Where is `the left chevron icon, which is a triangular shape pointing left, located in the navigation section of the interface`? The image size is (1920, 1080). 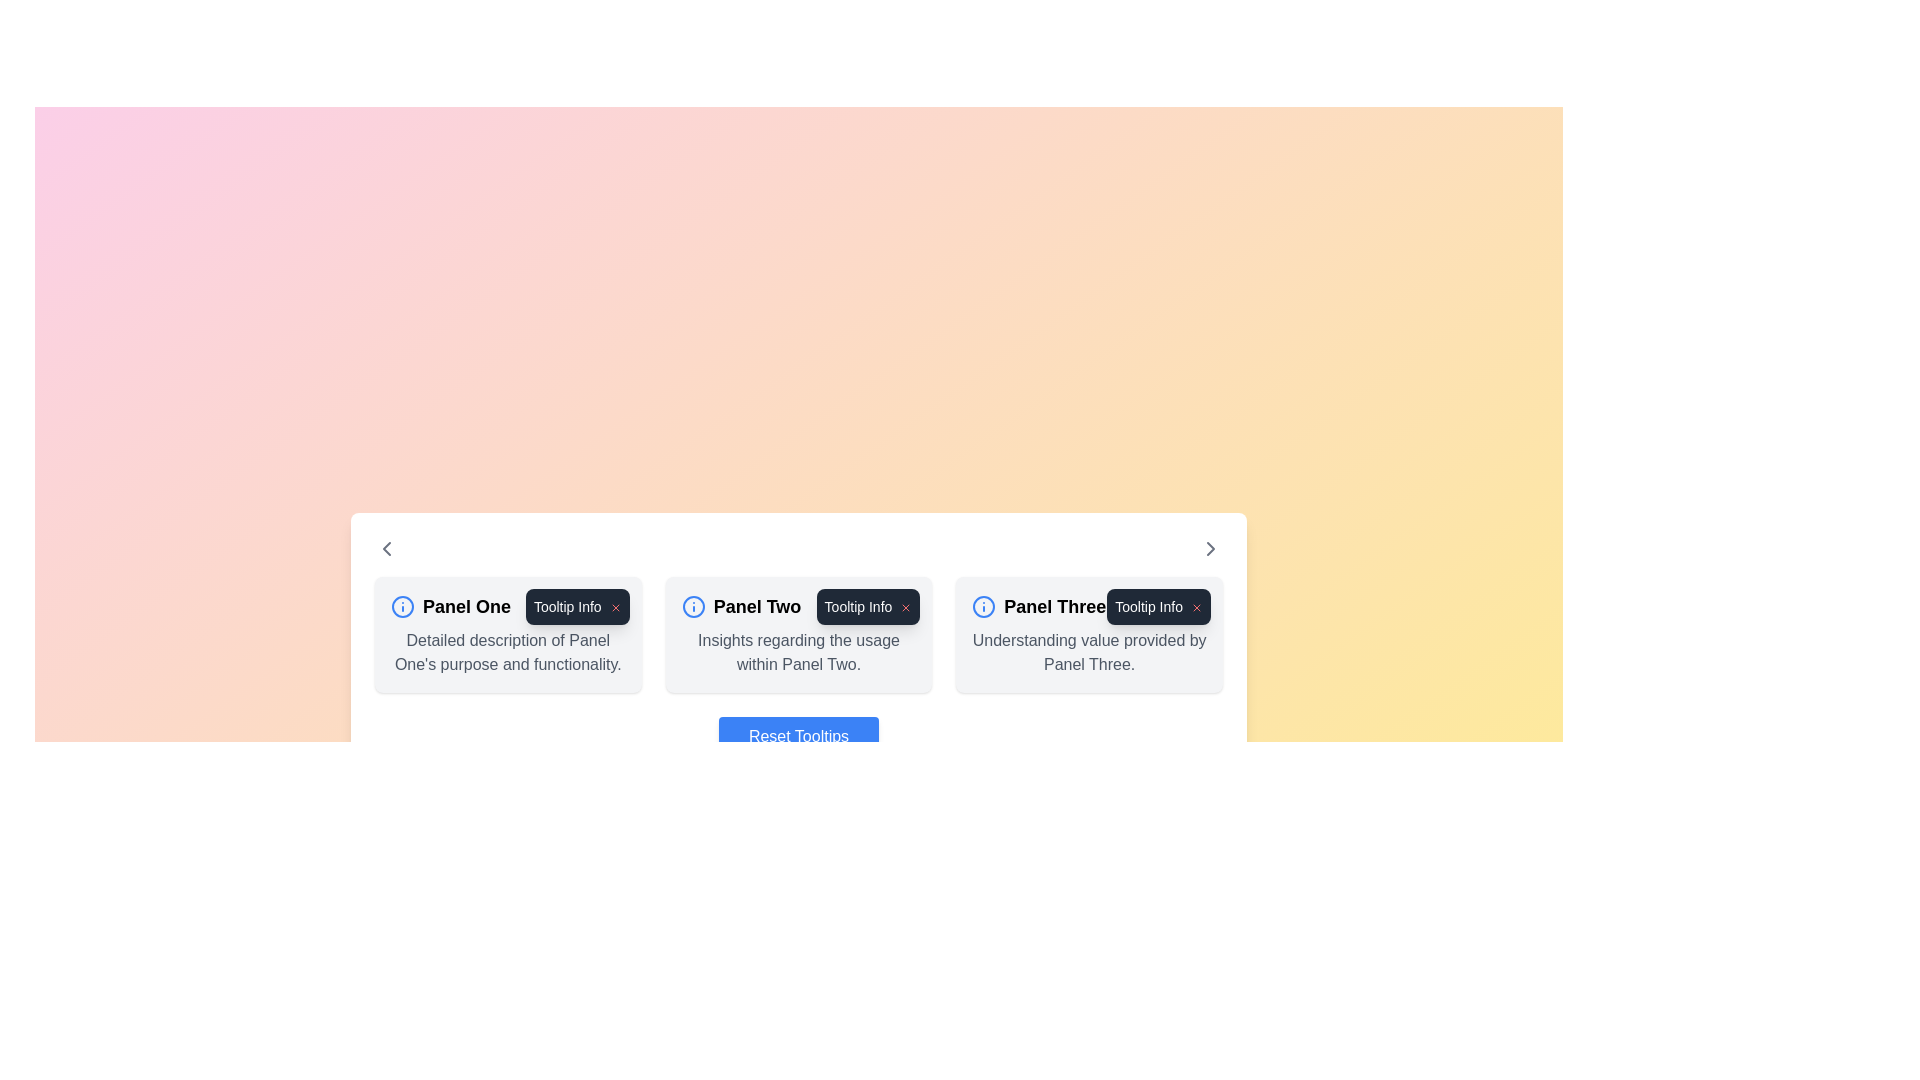
the left chevron icon, which is a triangular shape pointing left, located in the navigation section of the interface is located at coordinates (387, 548).